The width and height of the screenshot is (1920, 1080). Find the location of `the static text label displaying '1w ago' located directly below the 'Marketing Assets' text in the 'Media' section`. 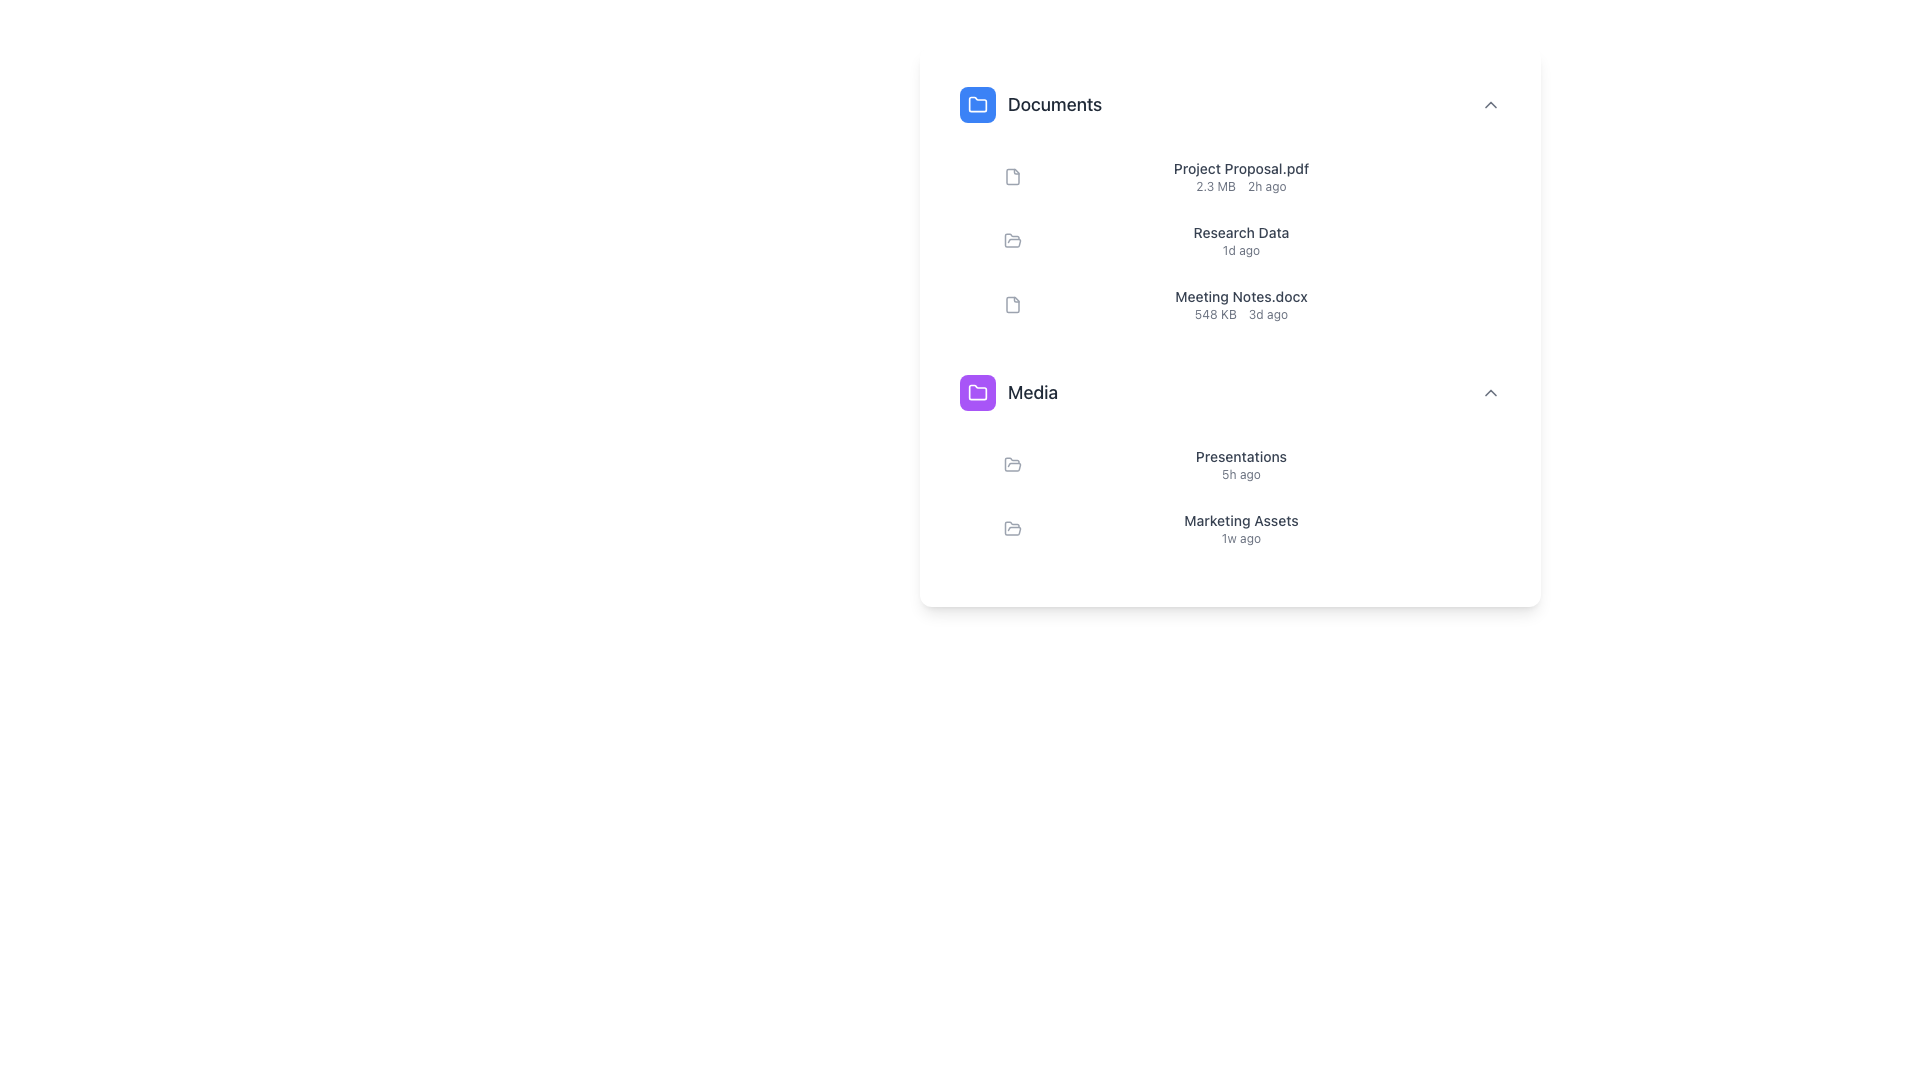

the static text label displaying '1w ago' located directly below the 'Marketing Assets' text in the 'Media' section is located at coordinates (1240, 538).